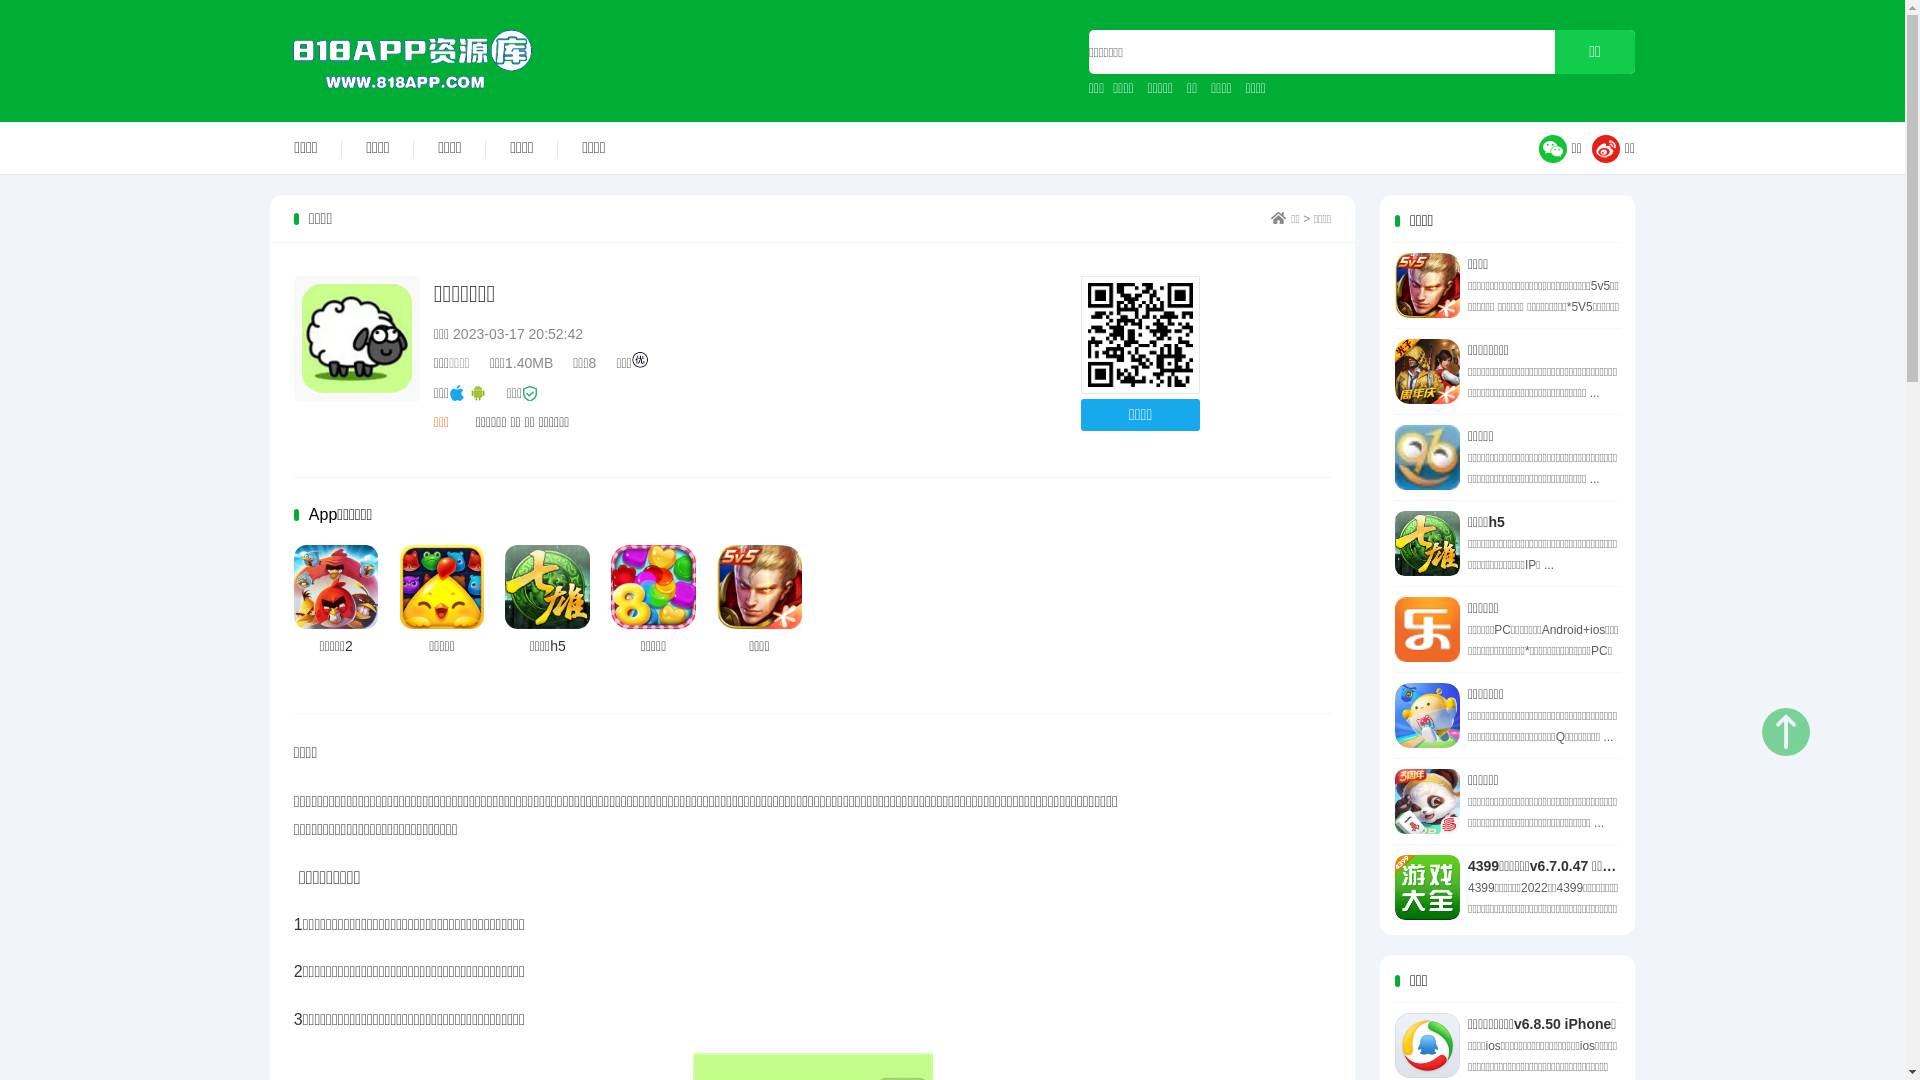 This screenshot has height=1080, width=1920. I want to click on 'http://www.818app.com', so click(1087, 334).